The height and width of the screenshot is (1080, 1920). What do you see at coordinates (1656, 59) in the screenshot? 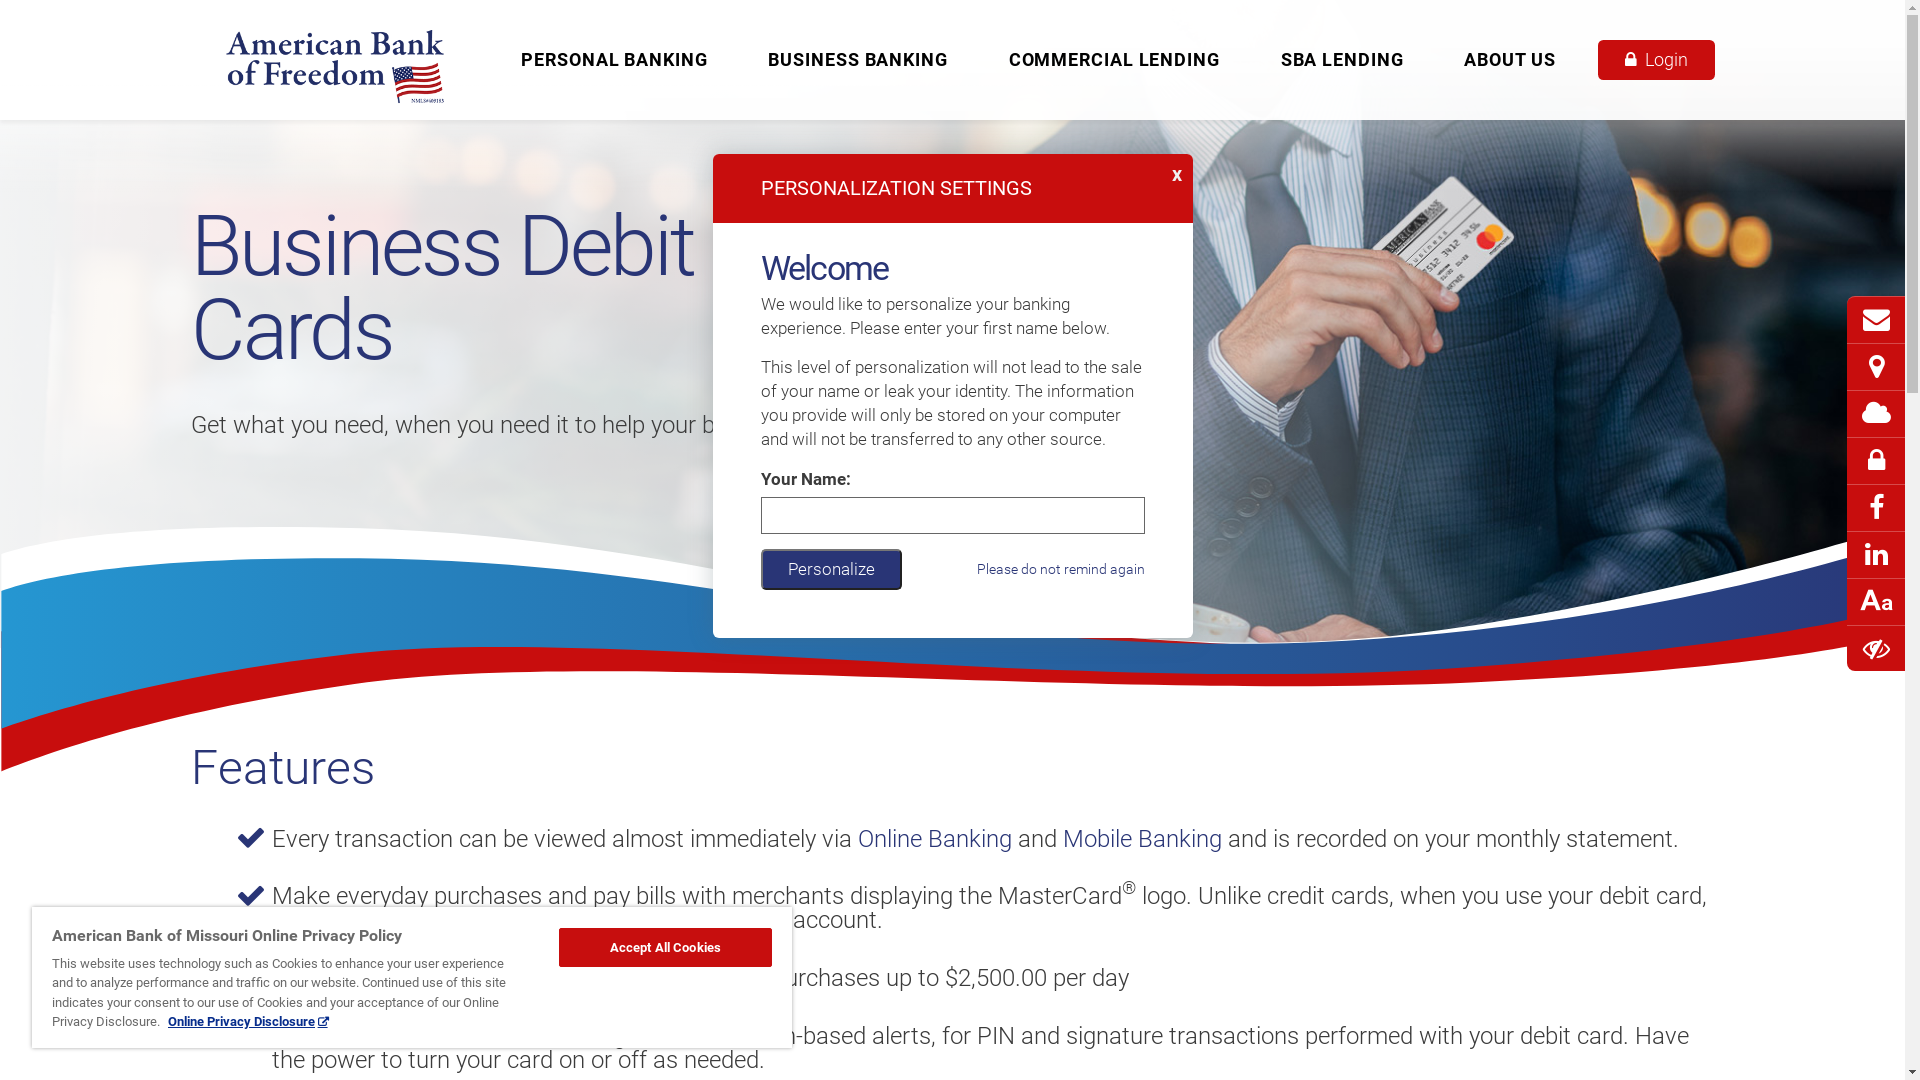
I see `'Login'` at bounding box center [1656, 59].